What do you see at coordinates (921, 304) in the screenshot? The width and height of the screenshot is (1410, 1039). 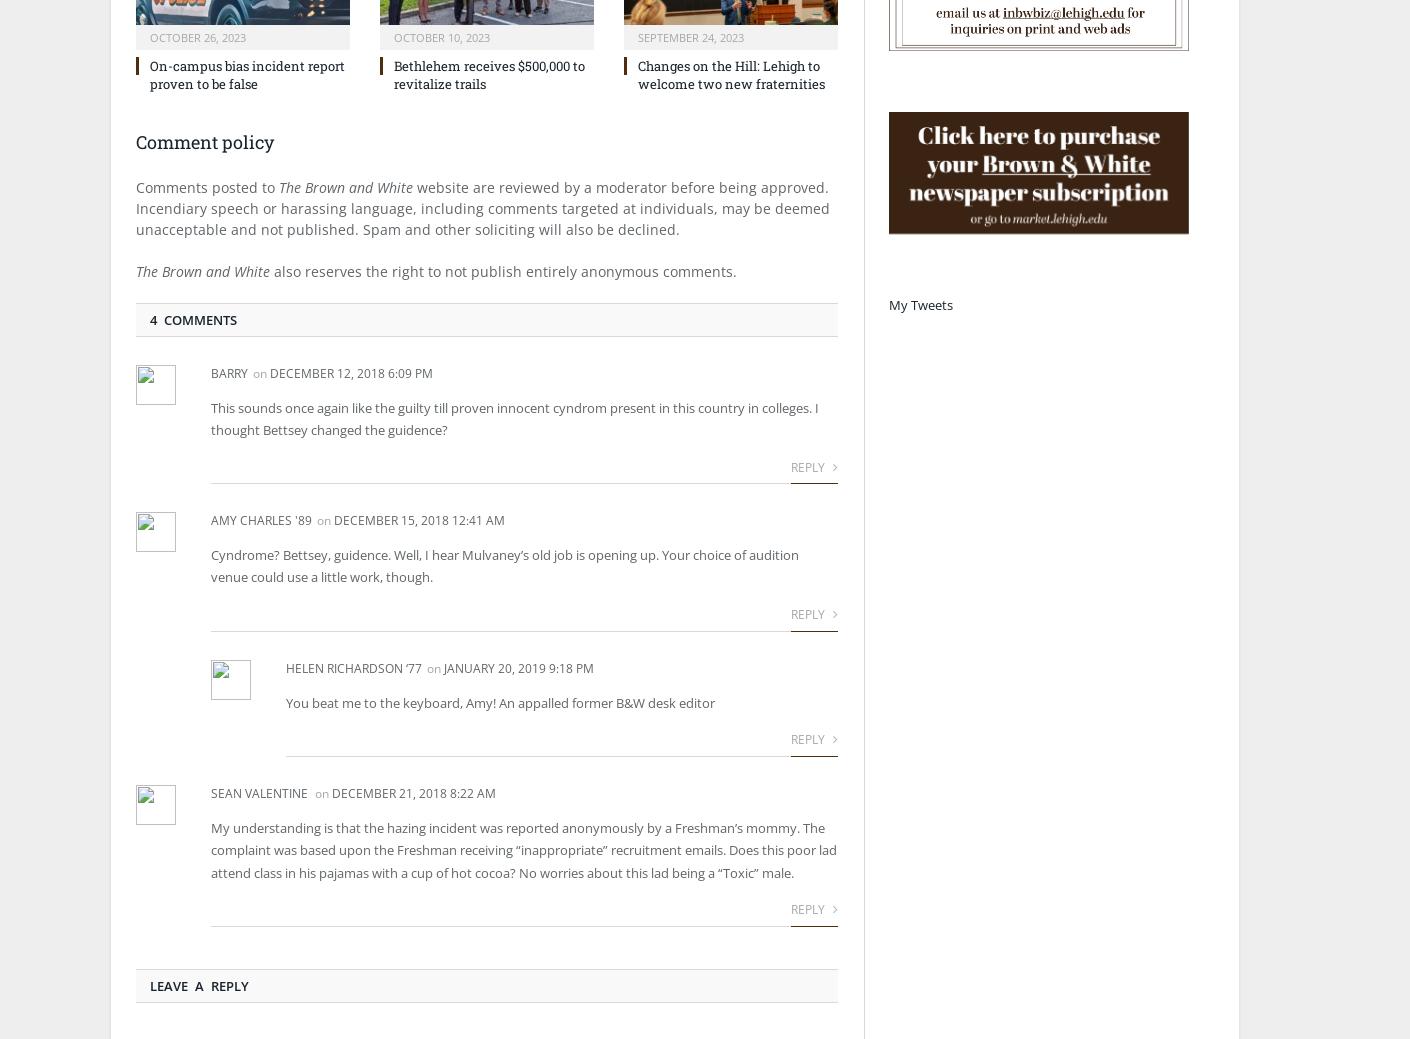 I see `'My Tweets'` at bounding box center [921, 304].